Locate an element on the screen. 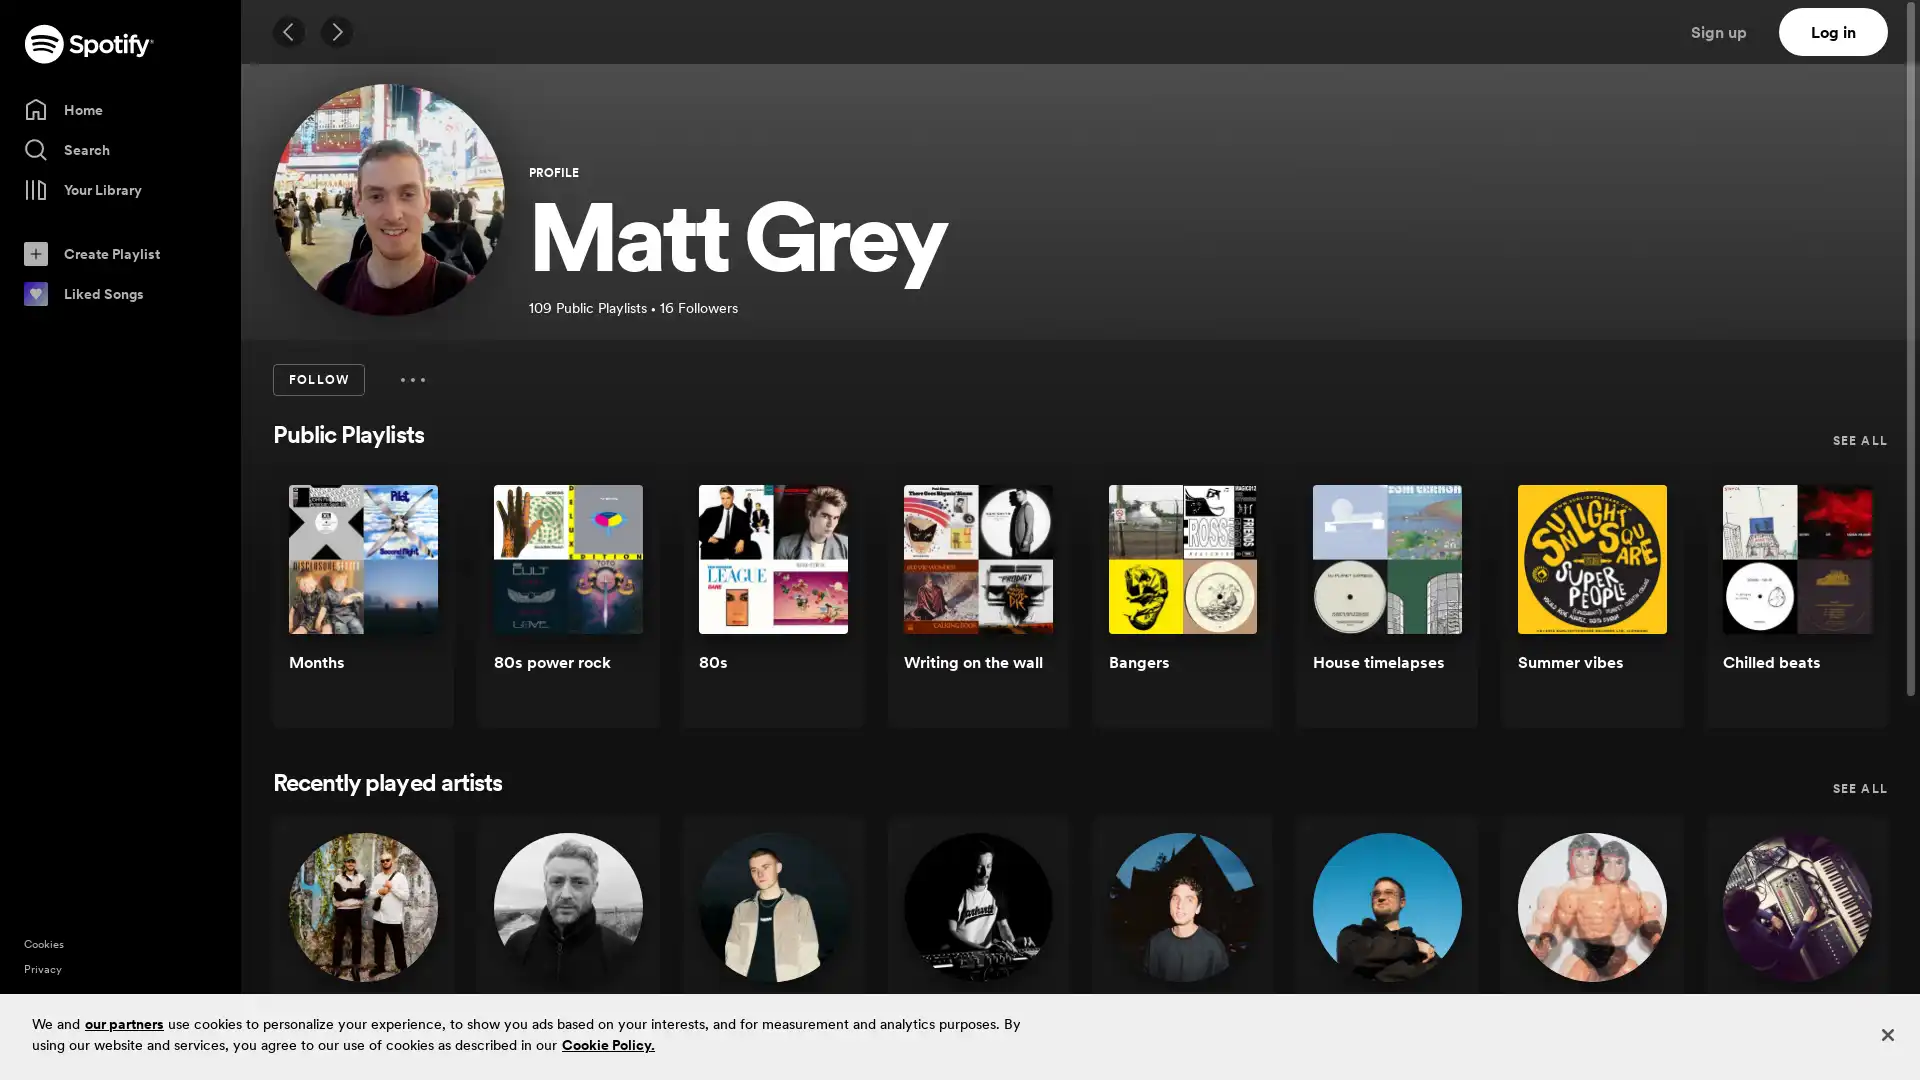 This screenshot has width=1920, height=1080. Sign up free is located at coordinates (1819, 1048).